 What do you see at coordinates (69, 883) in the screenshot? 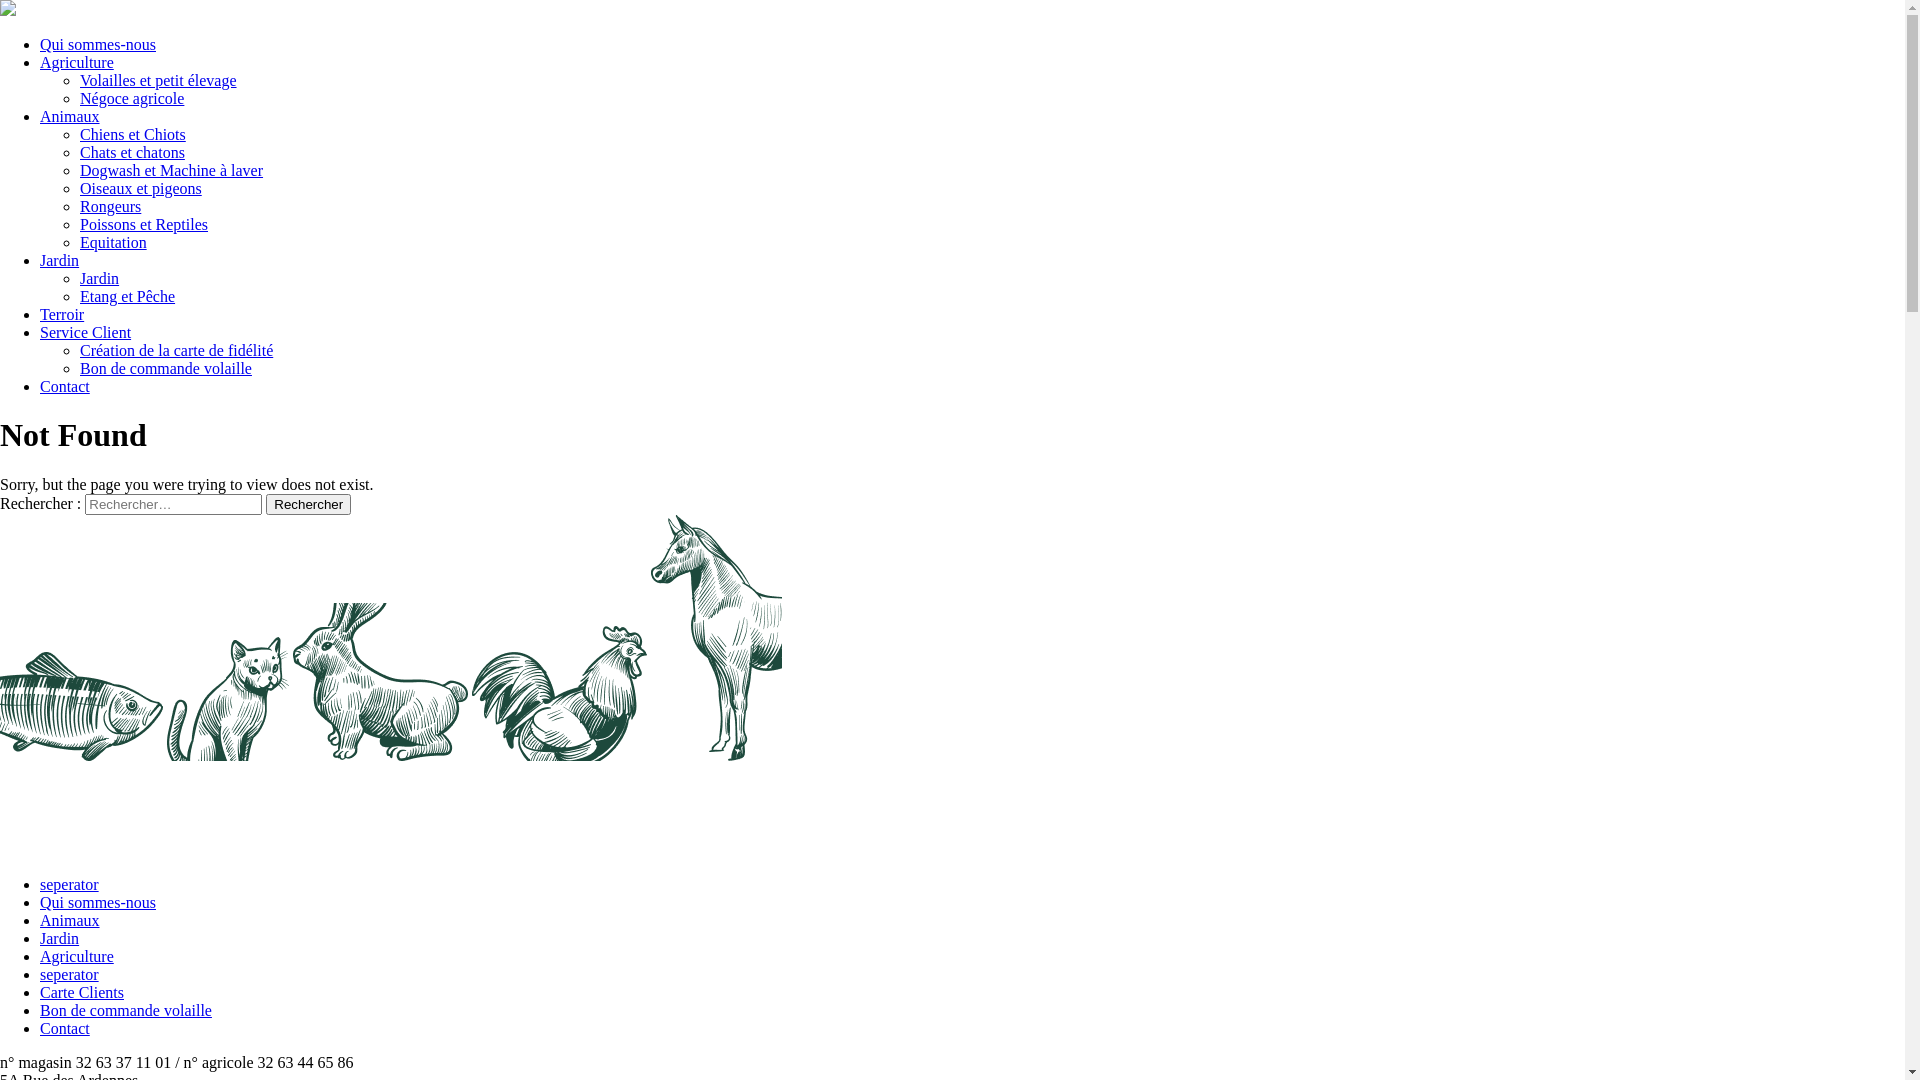
I see `'seperator'` at bounding box center [69, 883].